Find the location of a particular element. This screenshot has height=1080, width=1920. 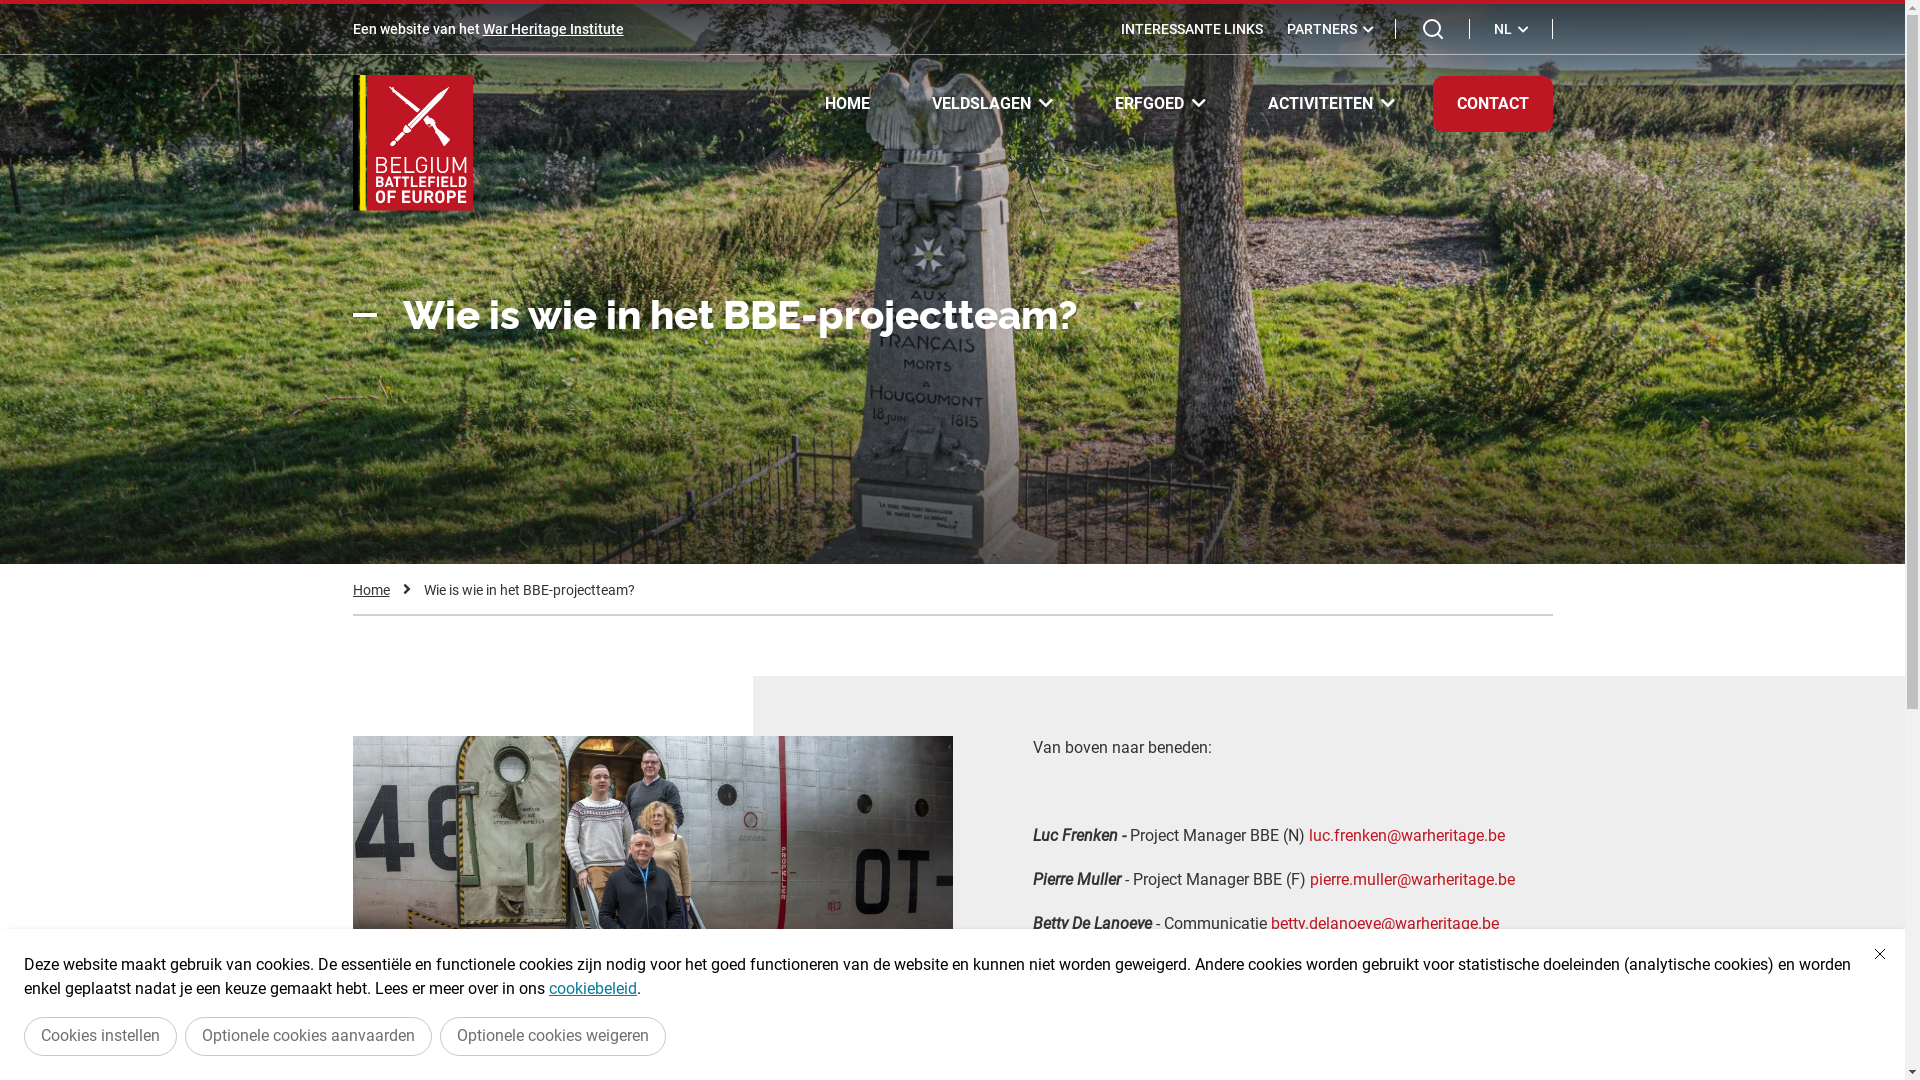

'Belgium Battlefield of Europe home page' is located at coordinates (411, 141).